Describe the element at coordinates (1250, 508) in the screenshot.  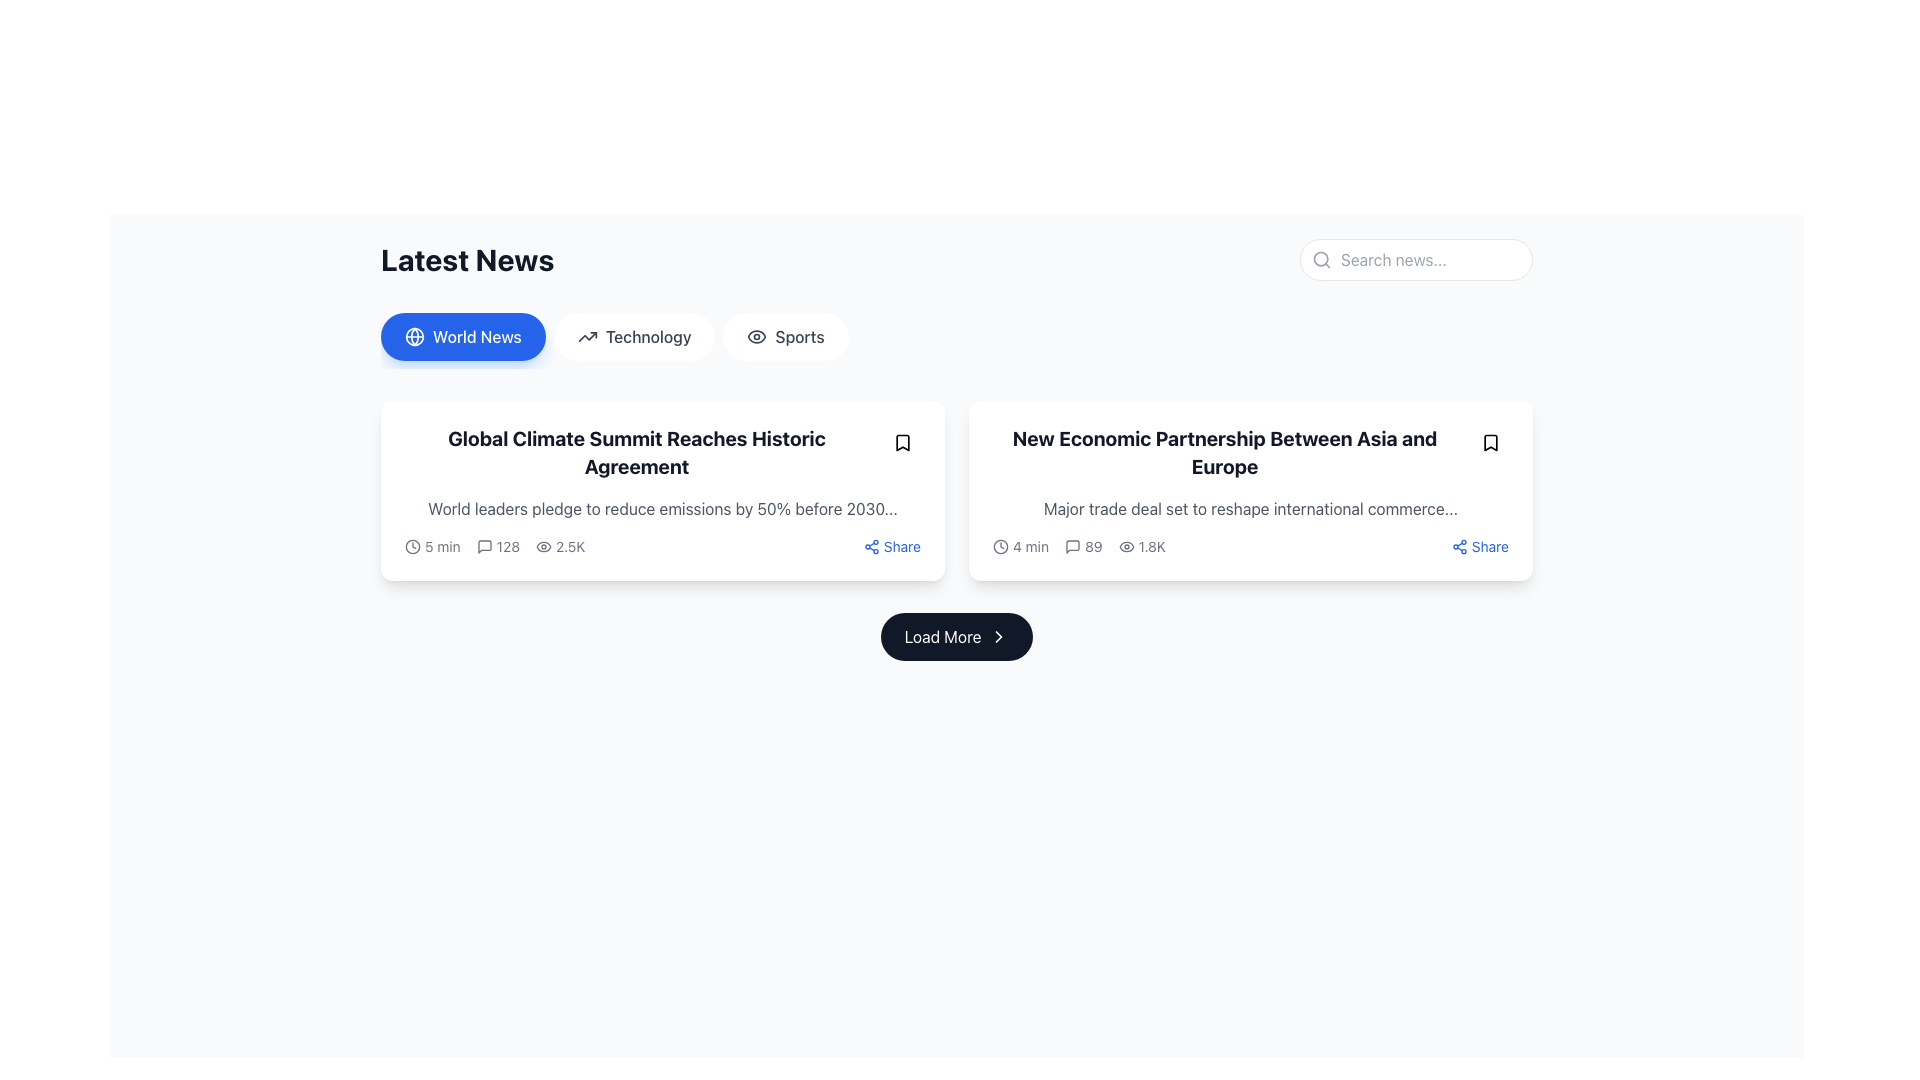
I see `the static text display containing the sentence 'Major trade deal set to reshape international commerce...' which is styled in lighter gray color and positioned below the heading 'New Economic Partnership Between Asia and Europe'` at that location.